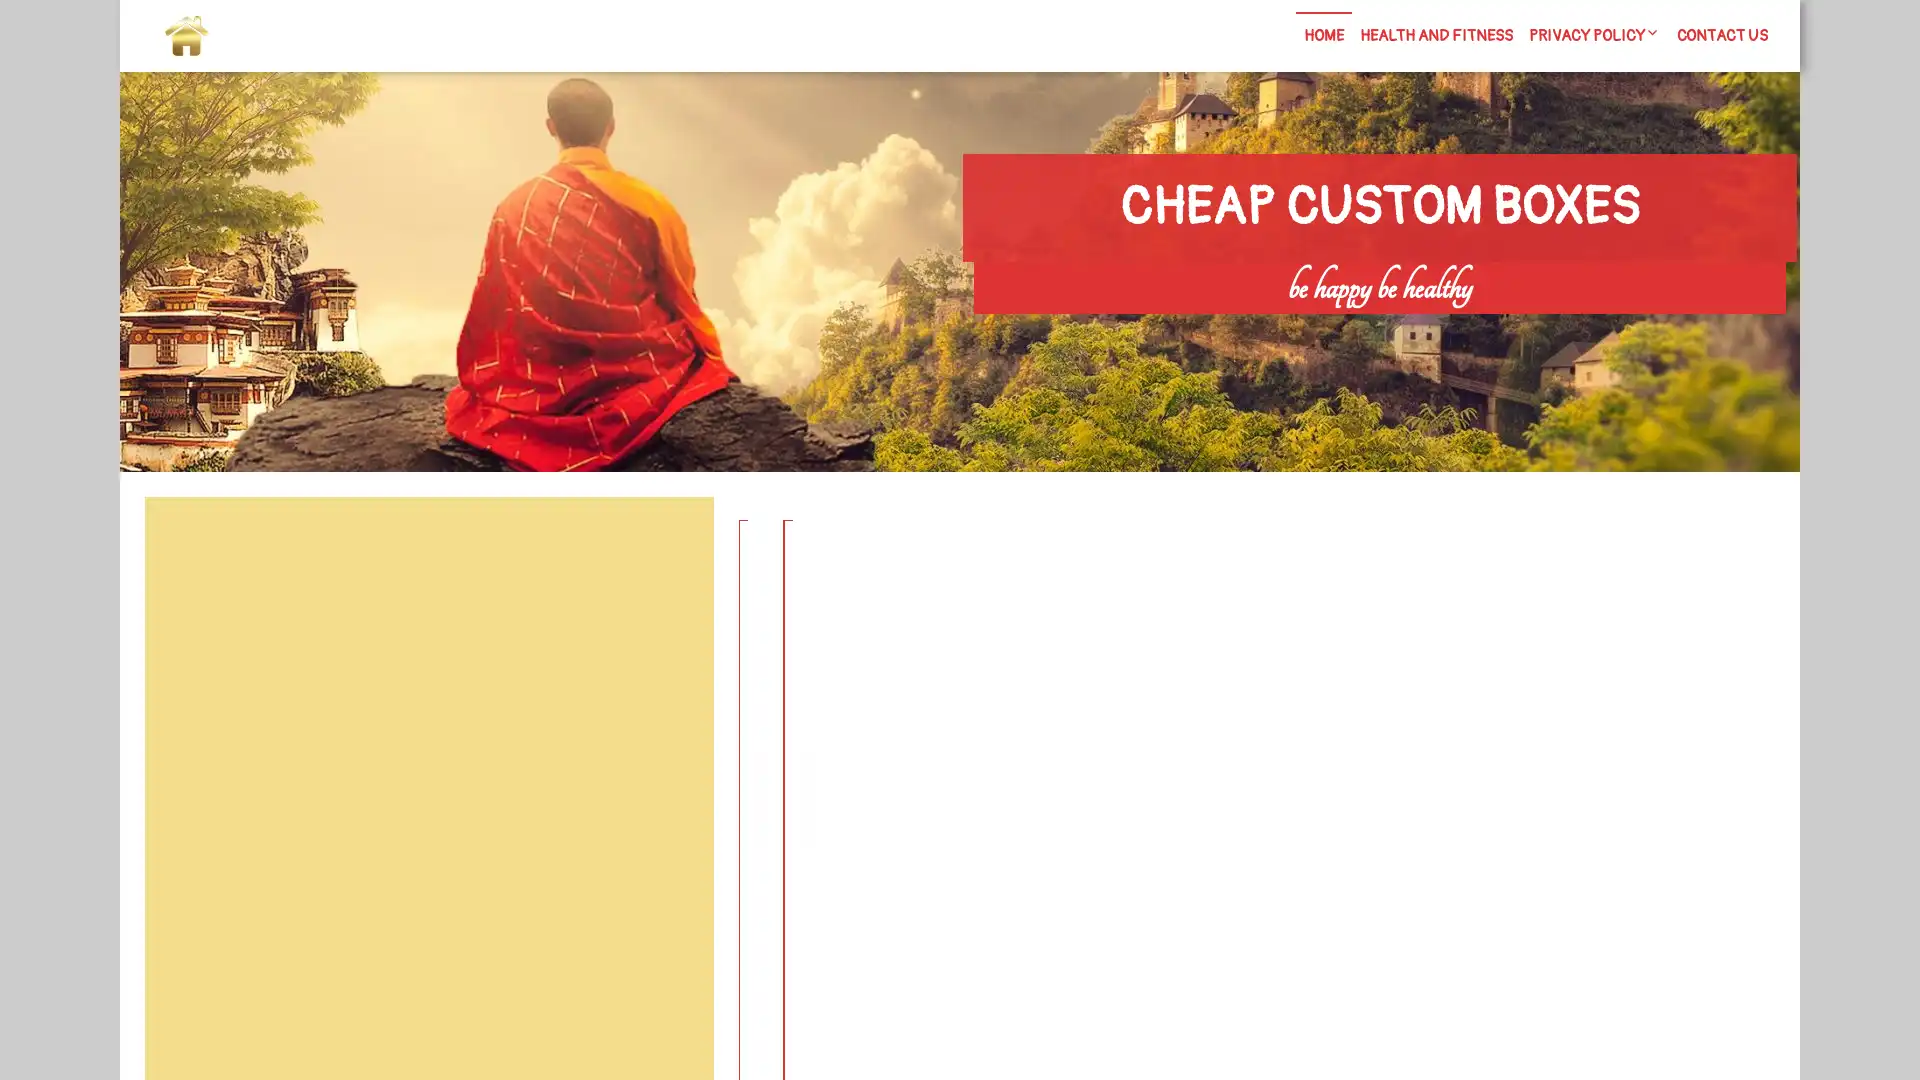 The image size is (1920, 1080). I want to click on Search, so click(667, 545).